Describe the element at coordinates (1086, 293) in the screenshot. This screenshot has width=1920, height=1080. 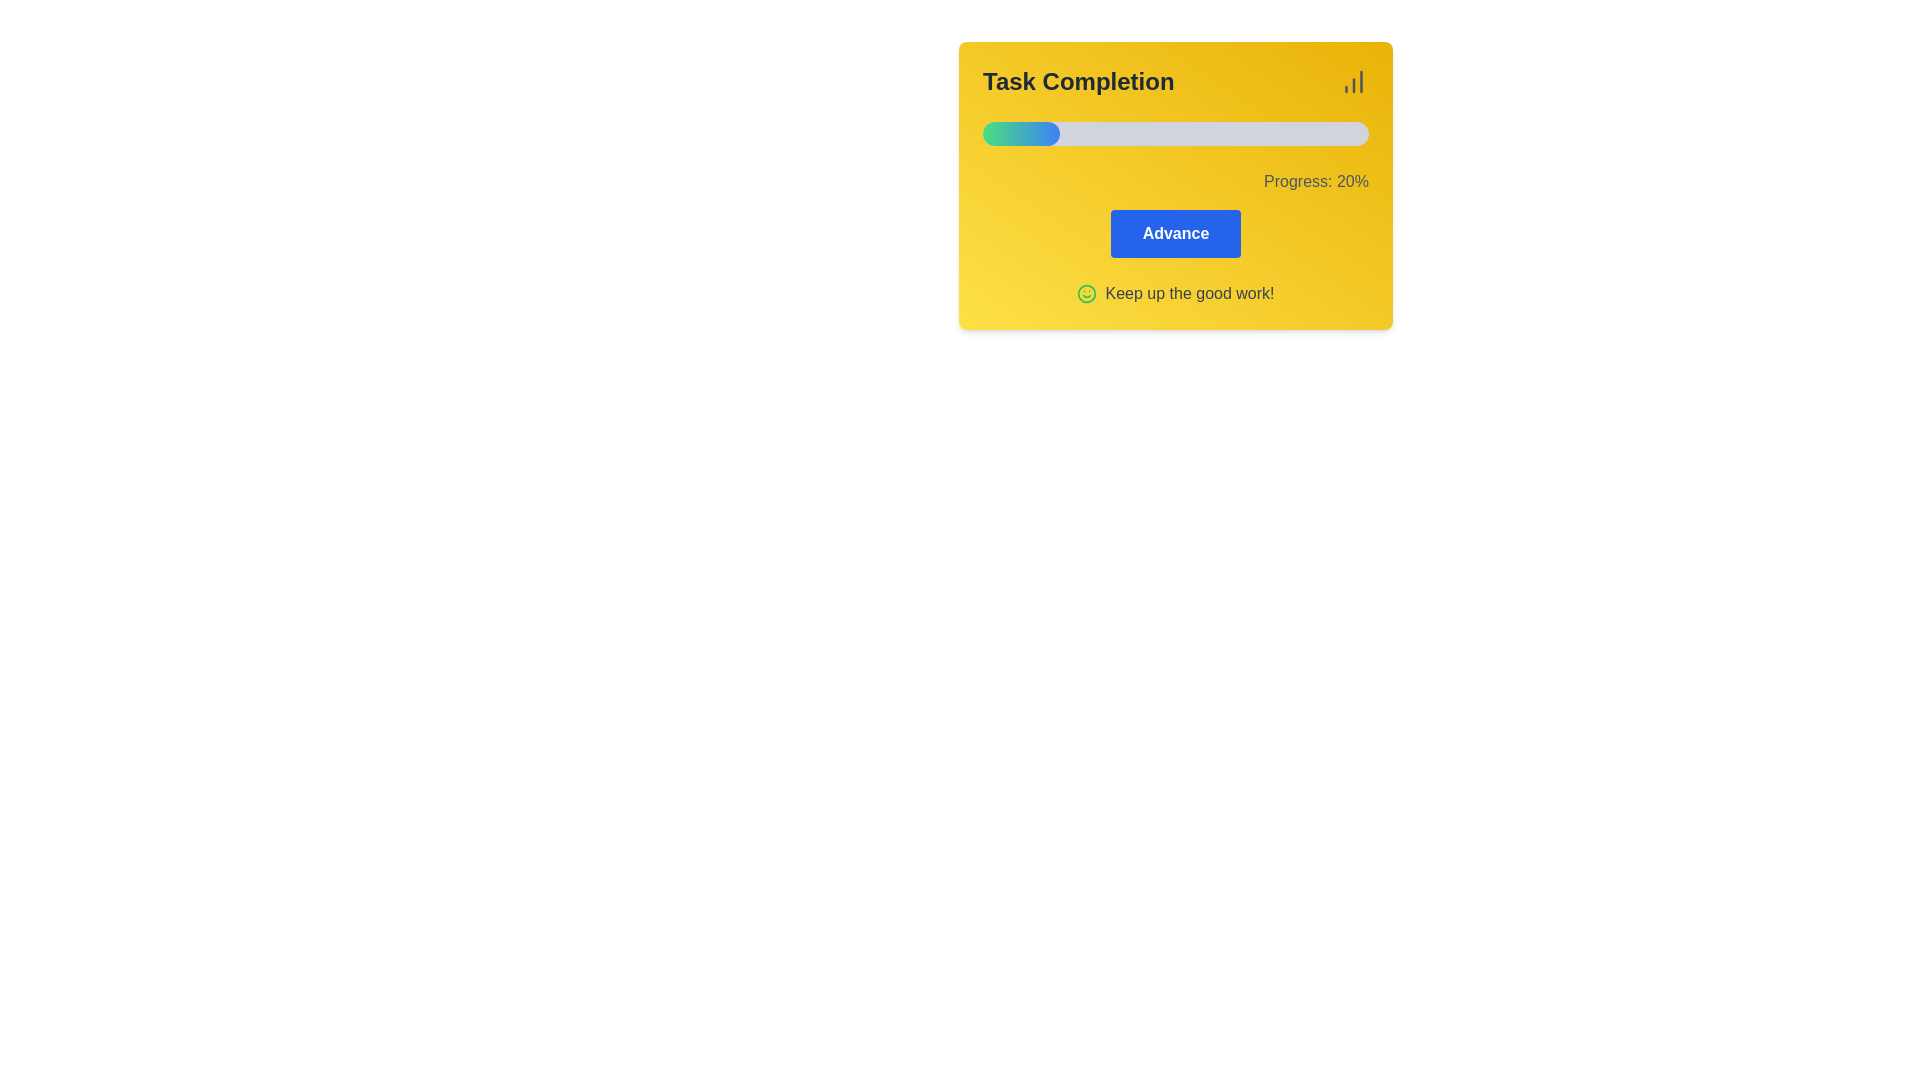
I see `the decorative icon positioned to the left of the text 'Keep up the good work!' within the yellow card group` at that location.